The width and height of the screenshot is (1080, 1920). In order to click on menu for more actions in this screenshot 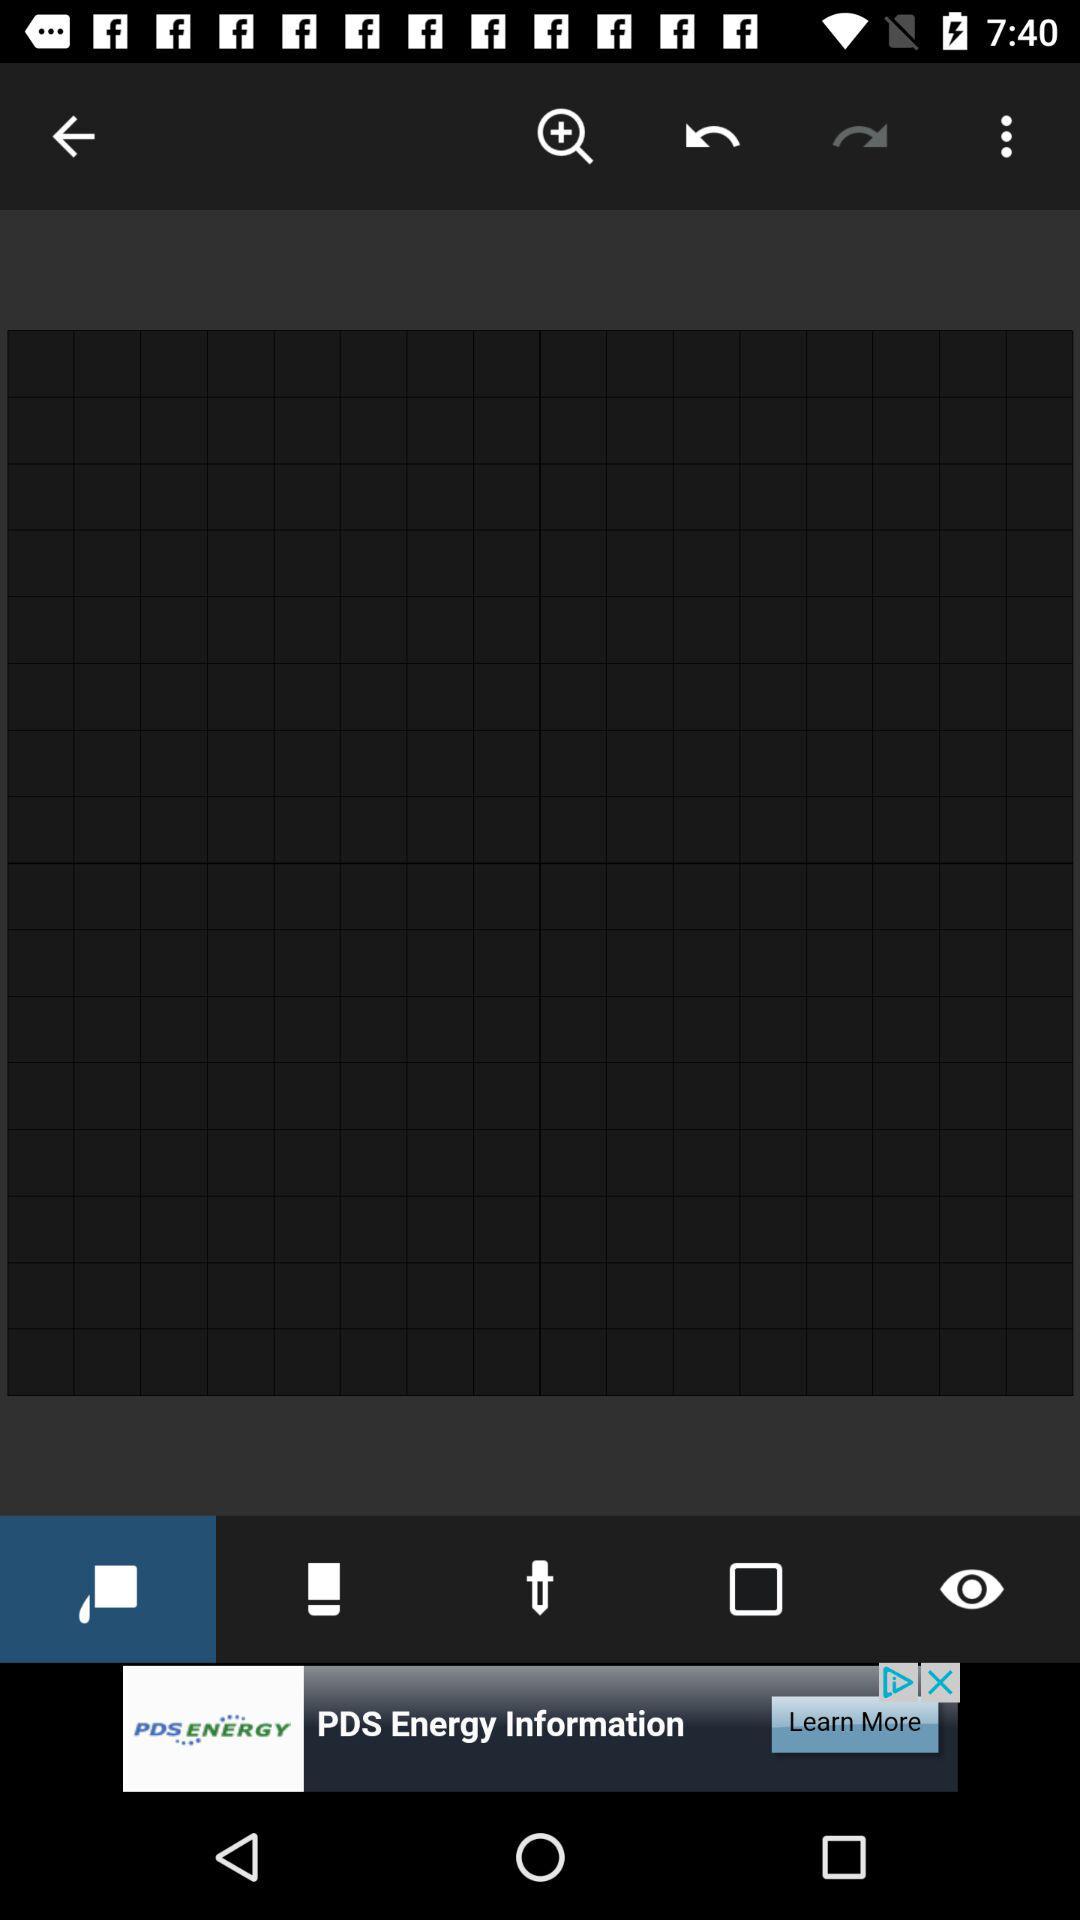, I will do `click(1006, 135)`.